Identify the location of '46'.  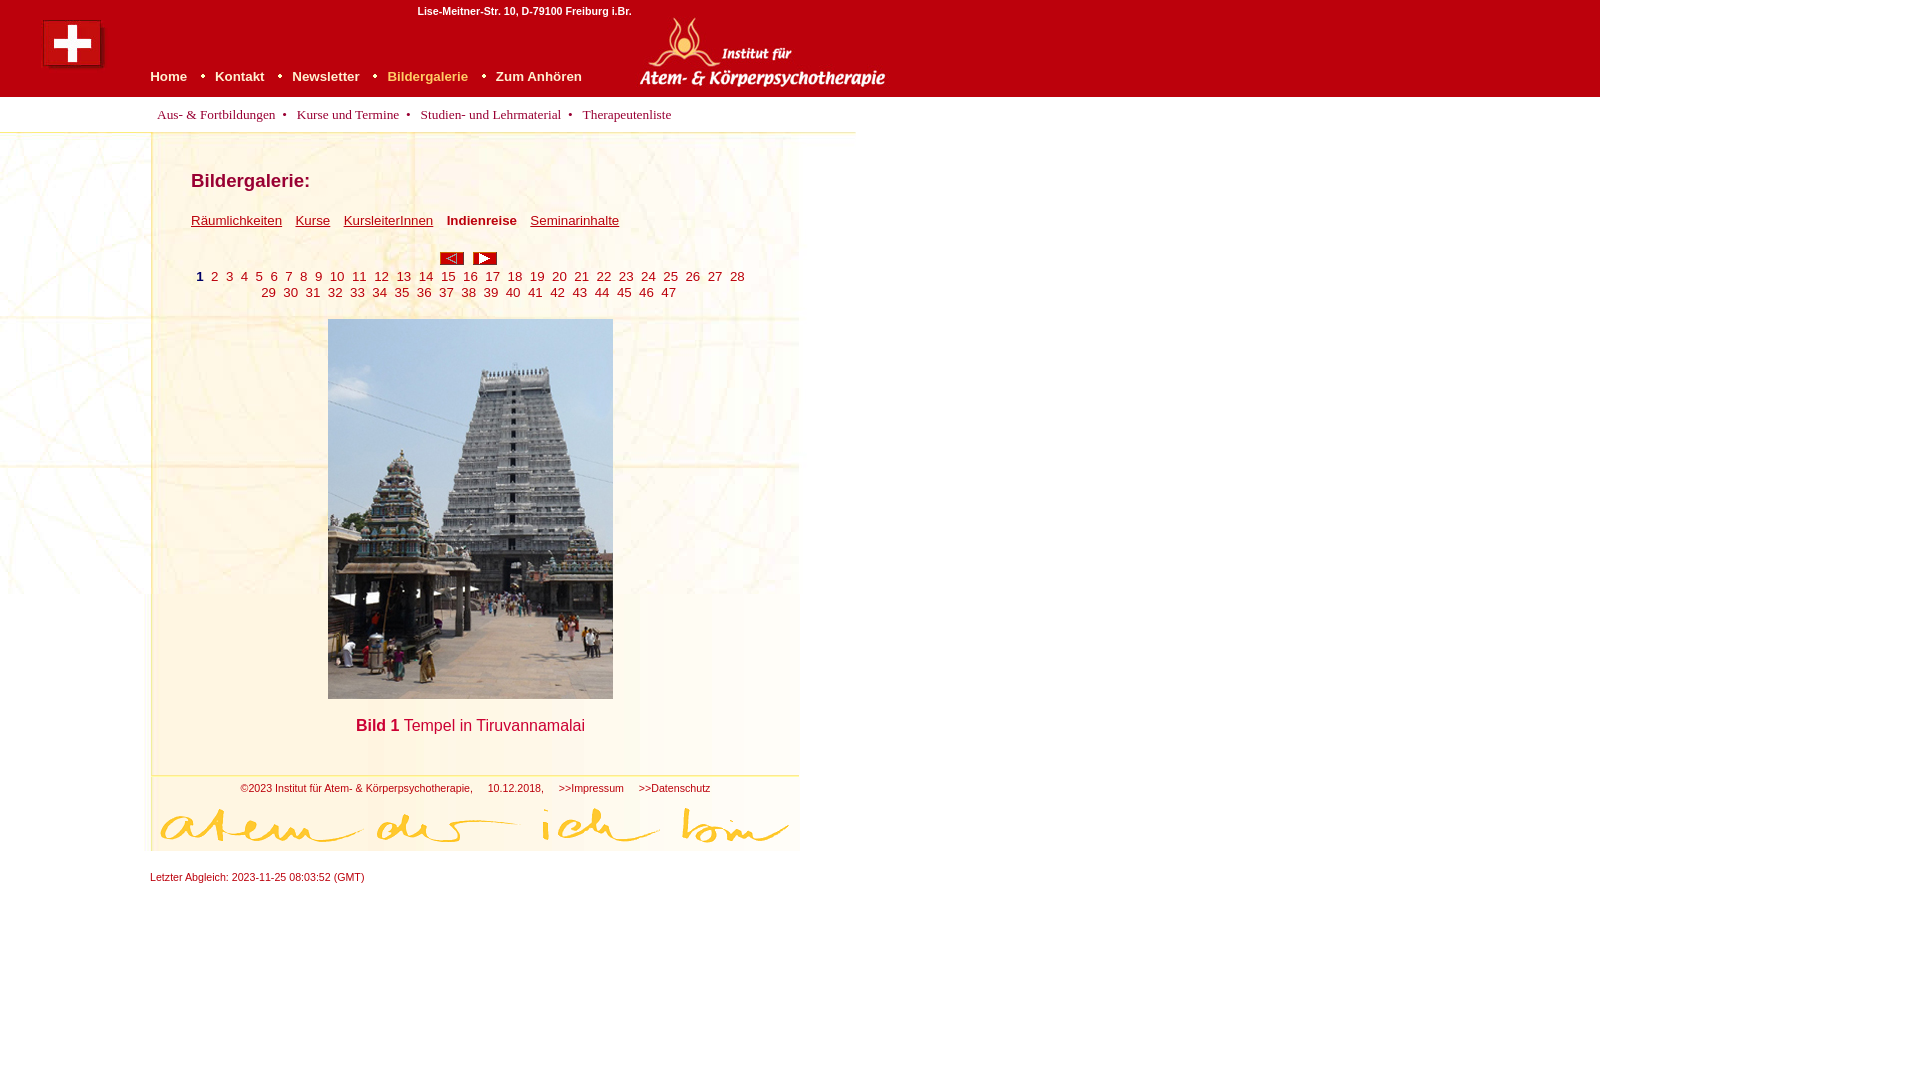
(646, 292).